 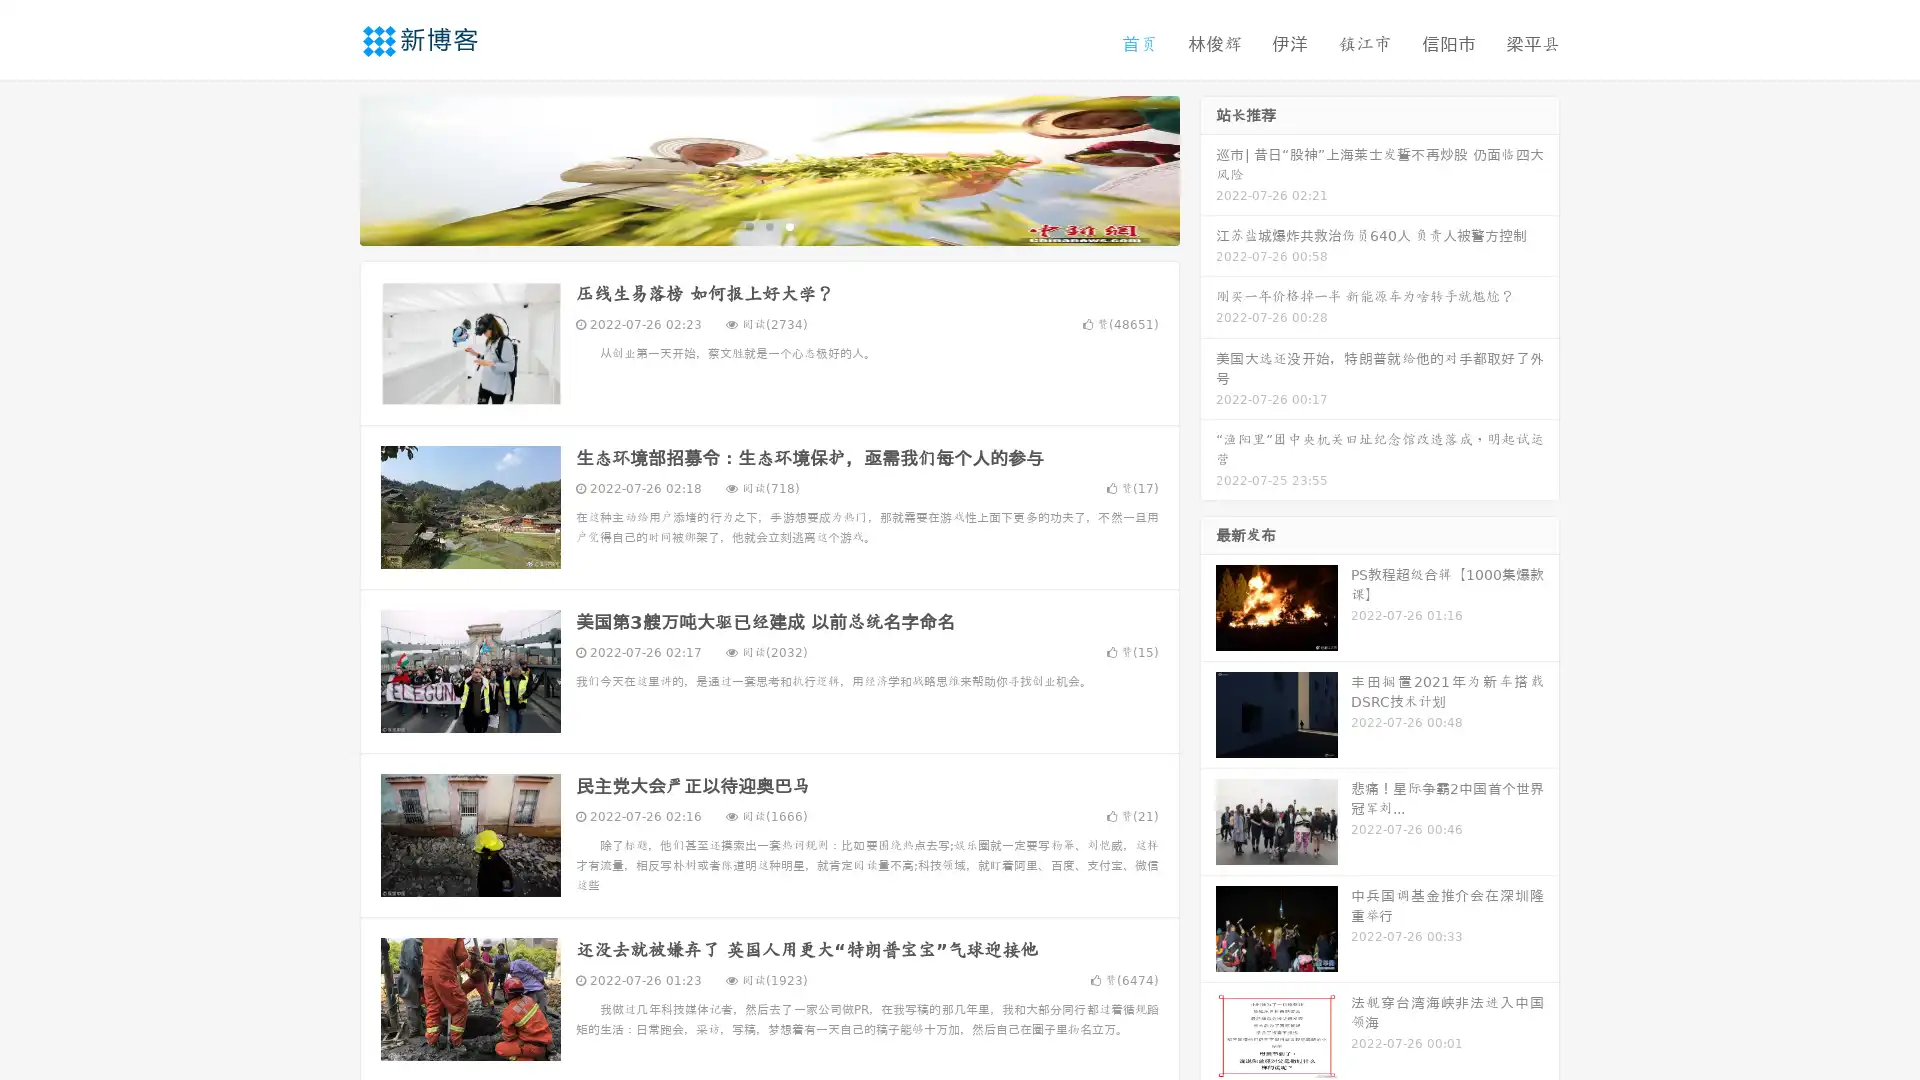 I want to click on Previous slide, so click(x=330, y=168).